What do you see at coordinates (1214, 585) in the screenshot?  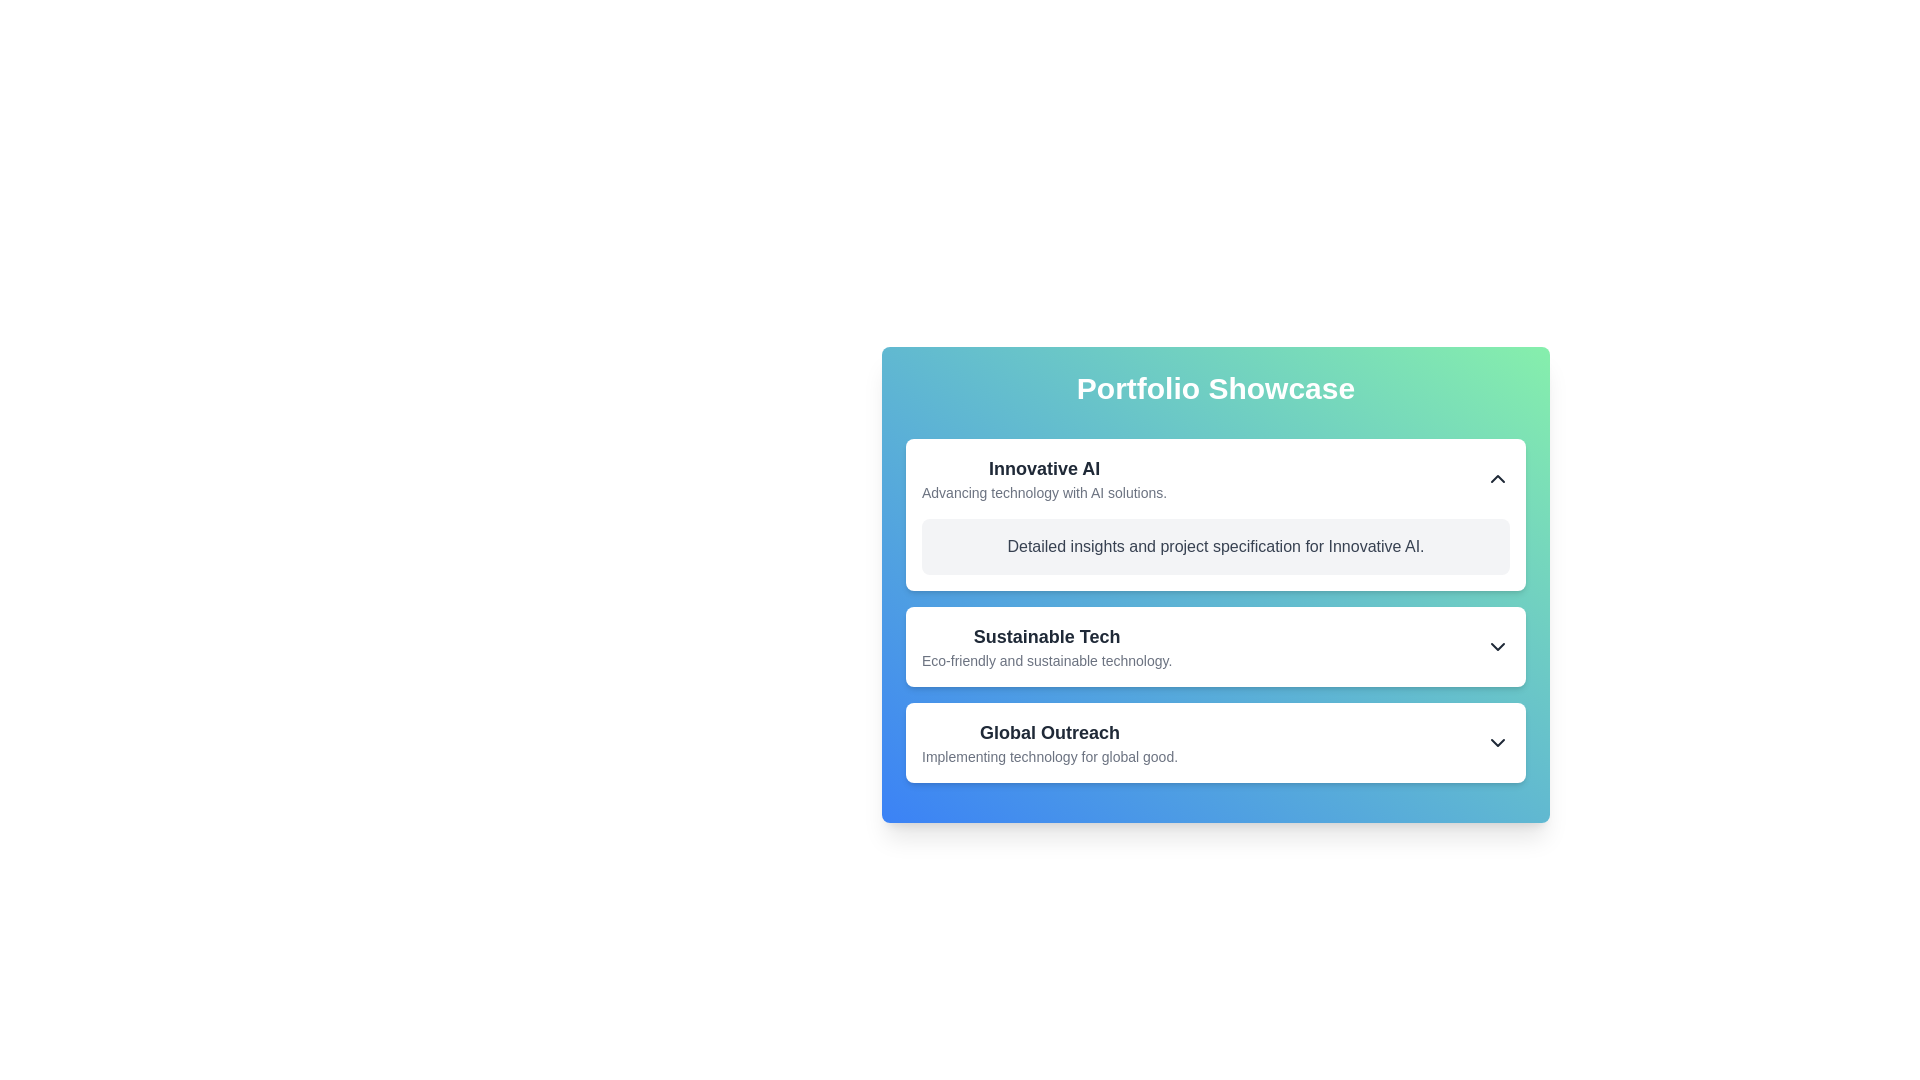 I see `the dropdown icon of the 'Innovative AI' expandable card in the Portfolio Showcase to toggle the display of additional information` at bounding box center [1214, 585].